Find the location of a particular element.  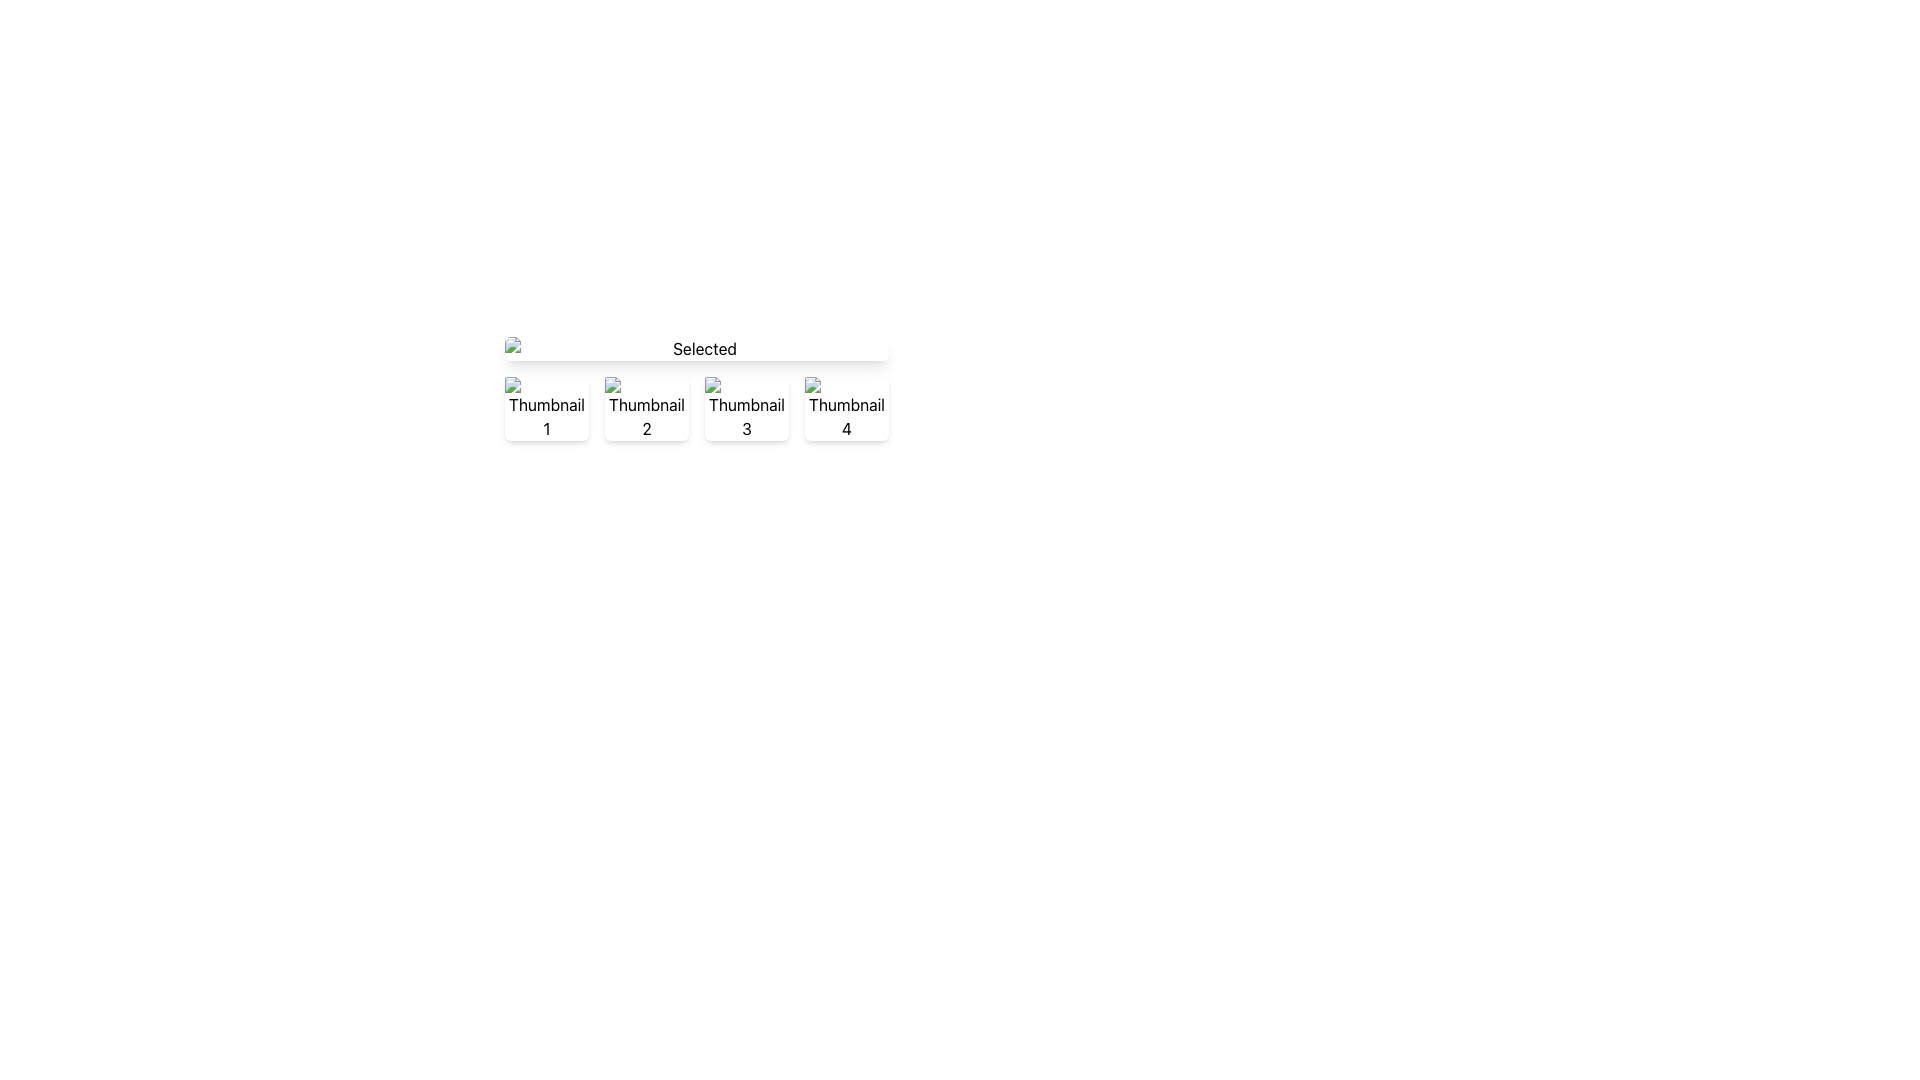

the thumbnail labeled 'Thumbnail 4', which is the fourth item in a horizontal grid of thumbnails is located at coordinates (846, 407).